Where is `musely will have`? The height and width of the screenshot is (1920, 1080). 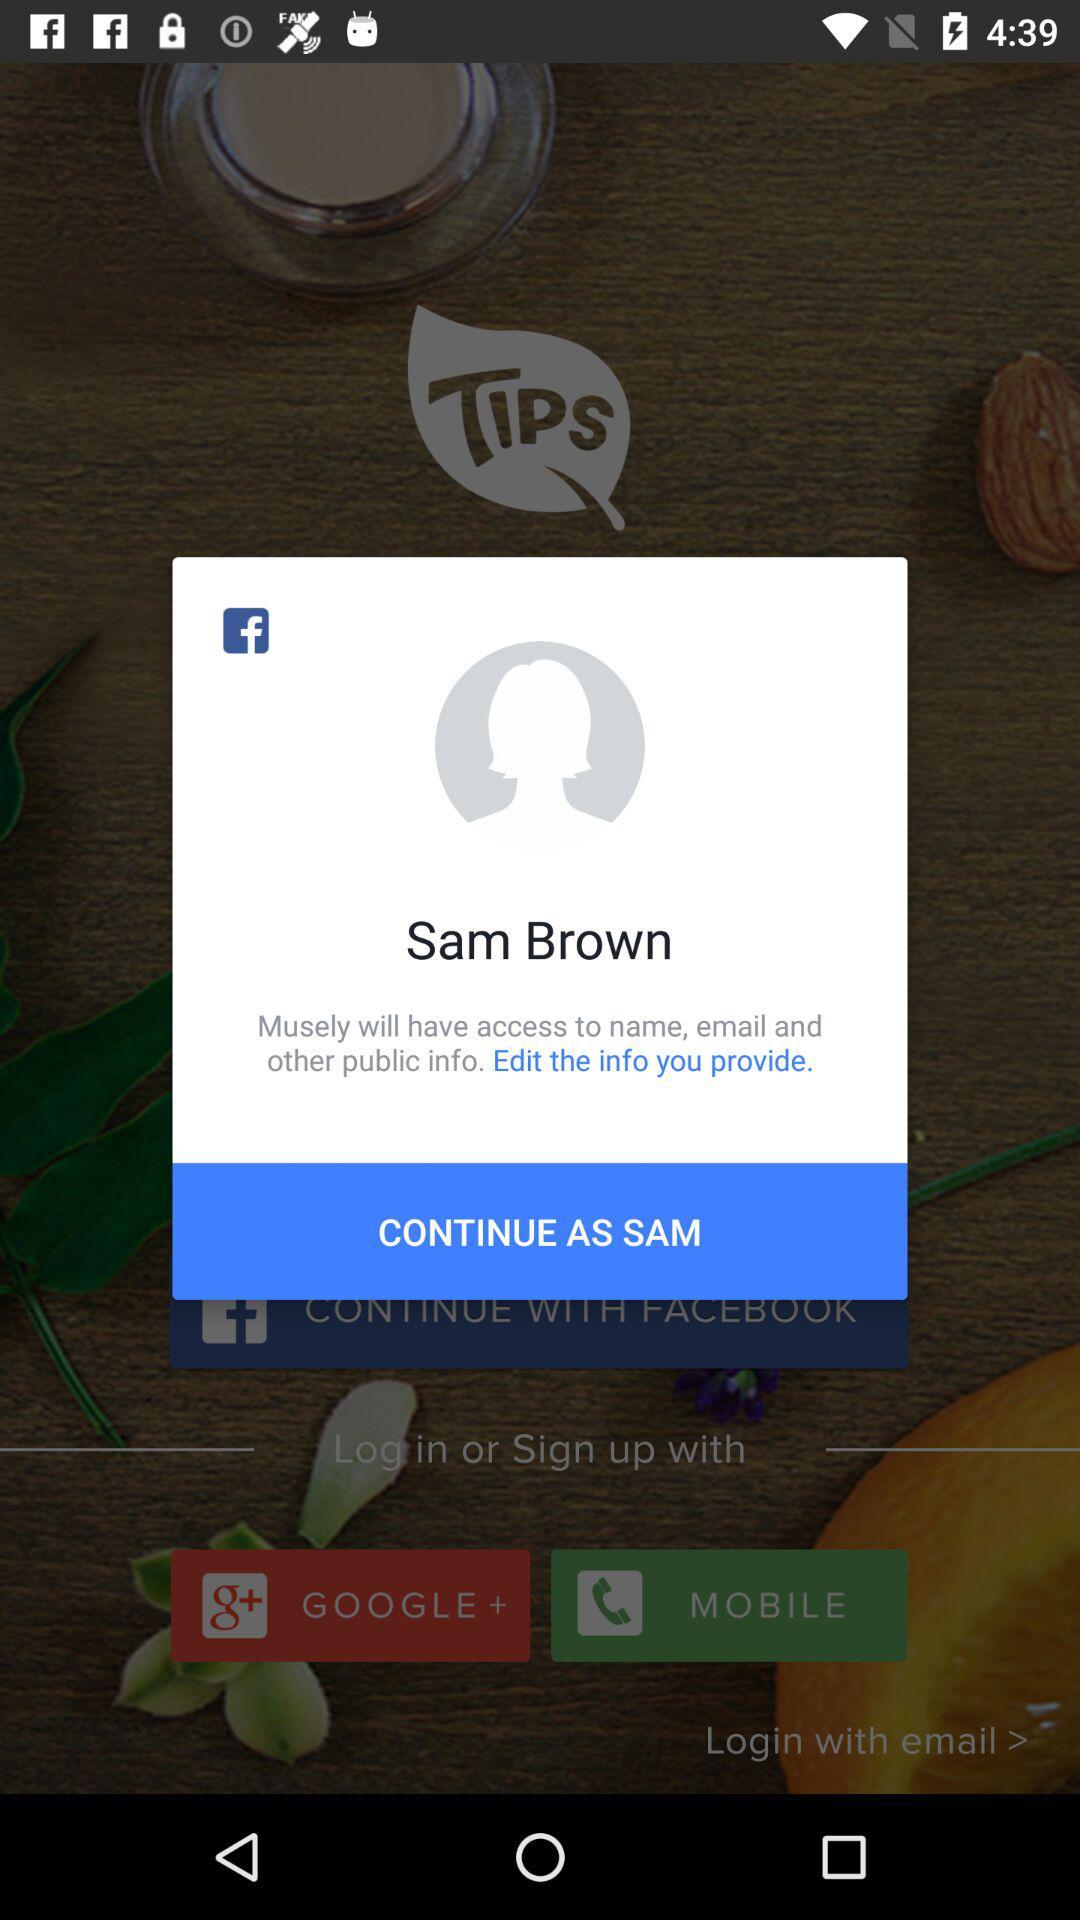
musely will have is located at coordinates (540, 1041).